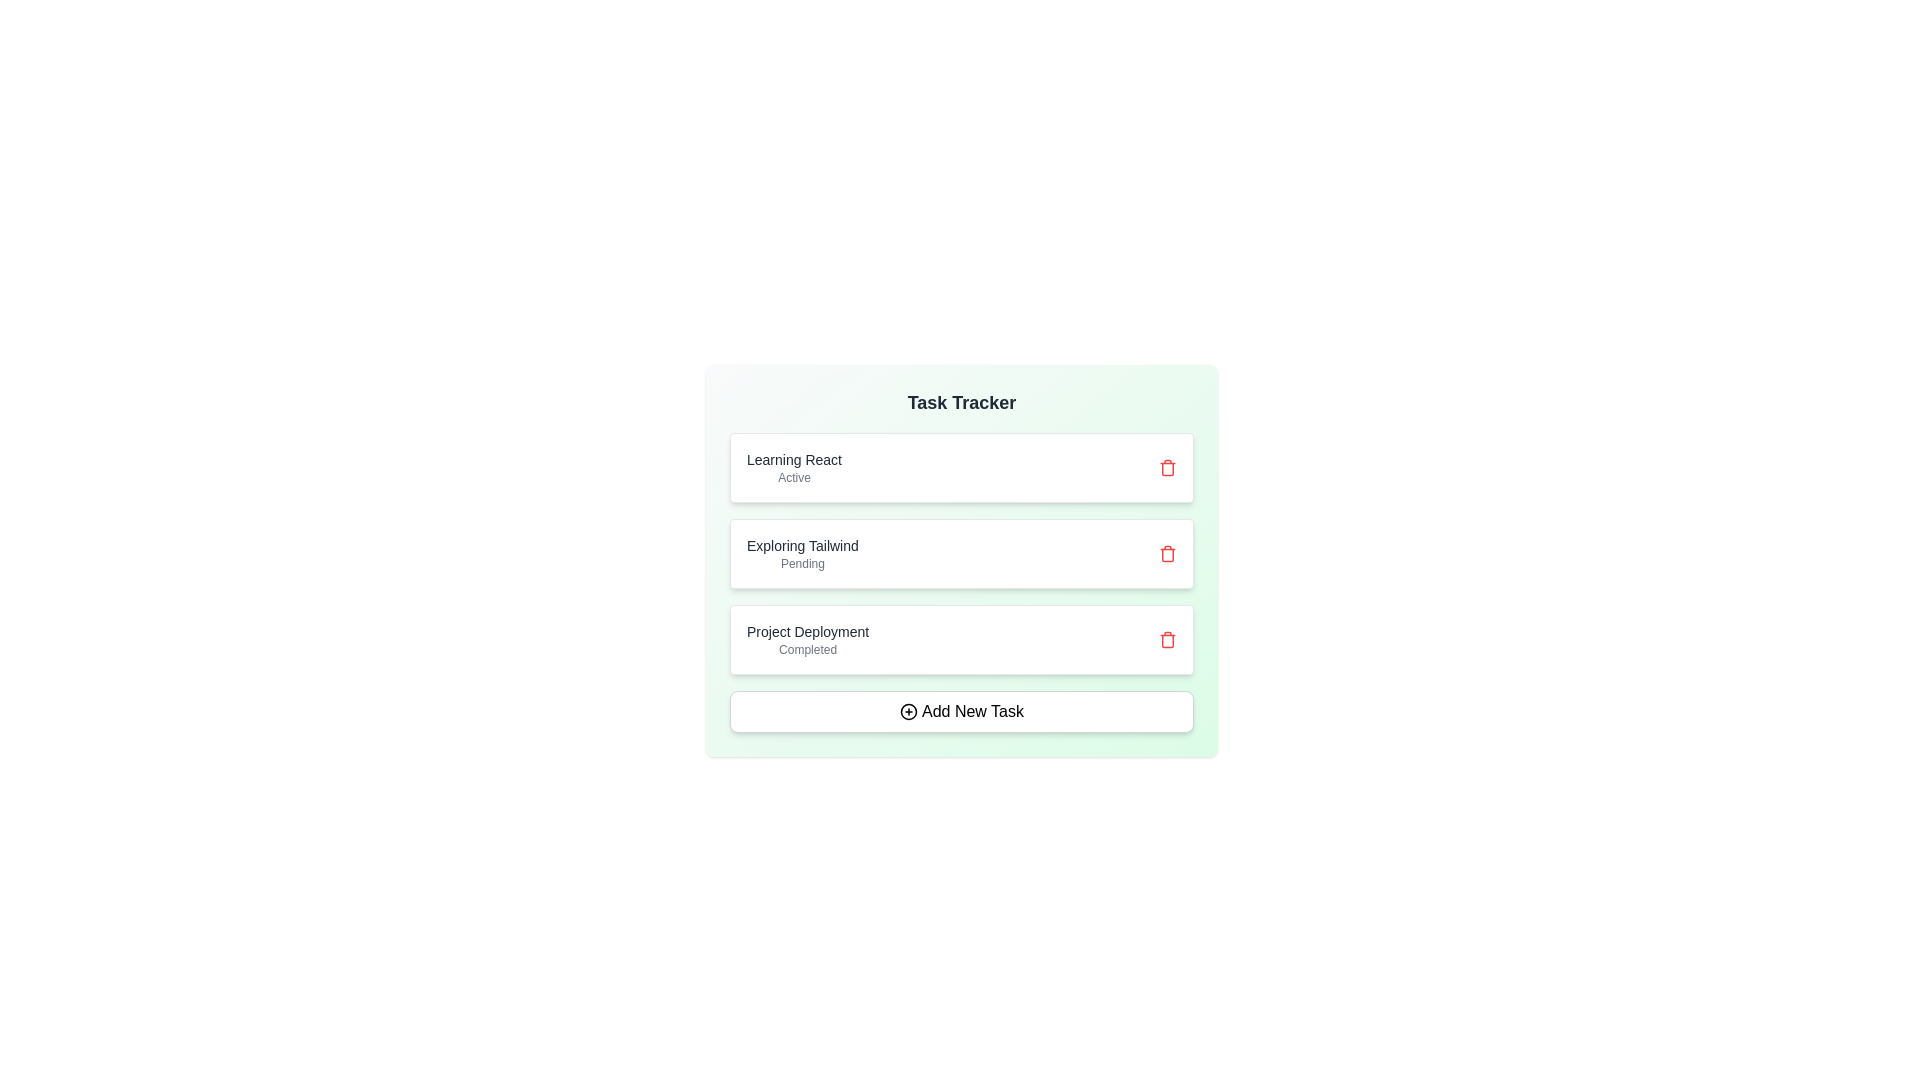 This screenshot has height=1080, width=1920. Describe the element at coordinates (1167, 554) in the screenshot. I see `the delete button for the task labeled Exploring Tailwind` at that location.